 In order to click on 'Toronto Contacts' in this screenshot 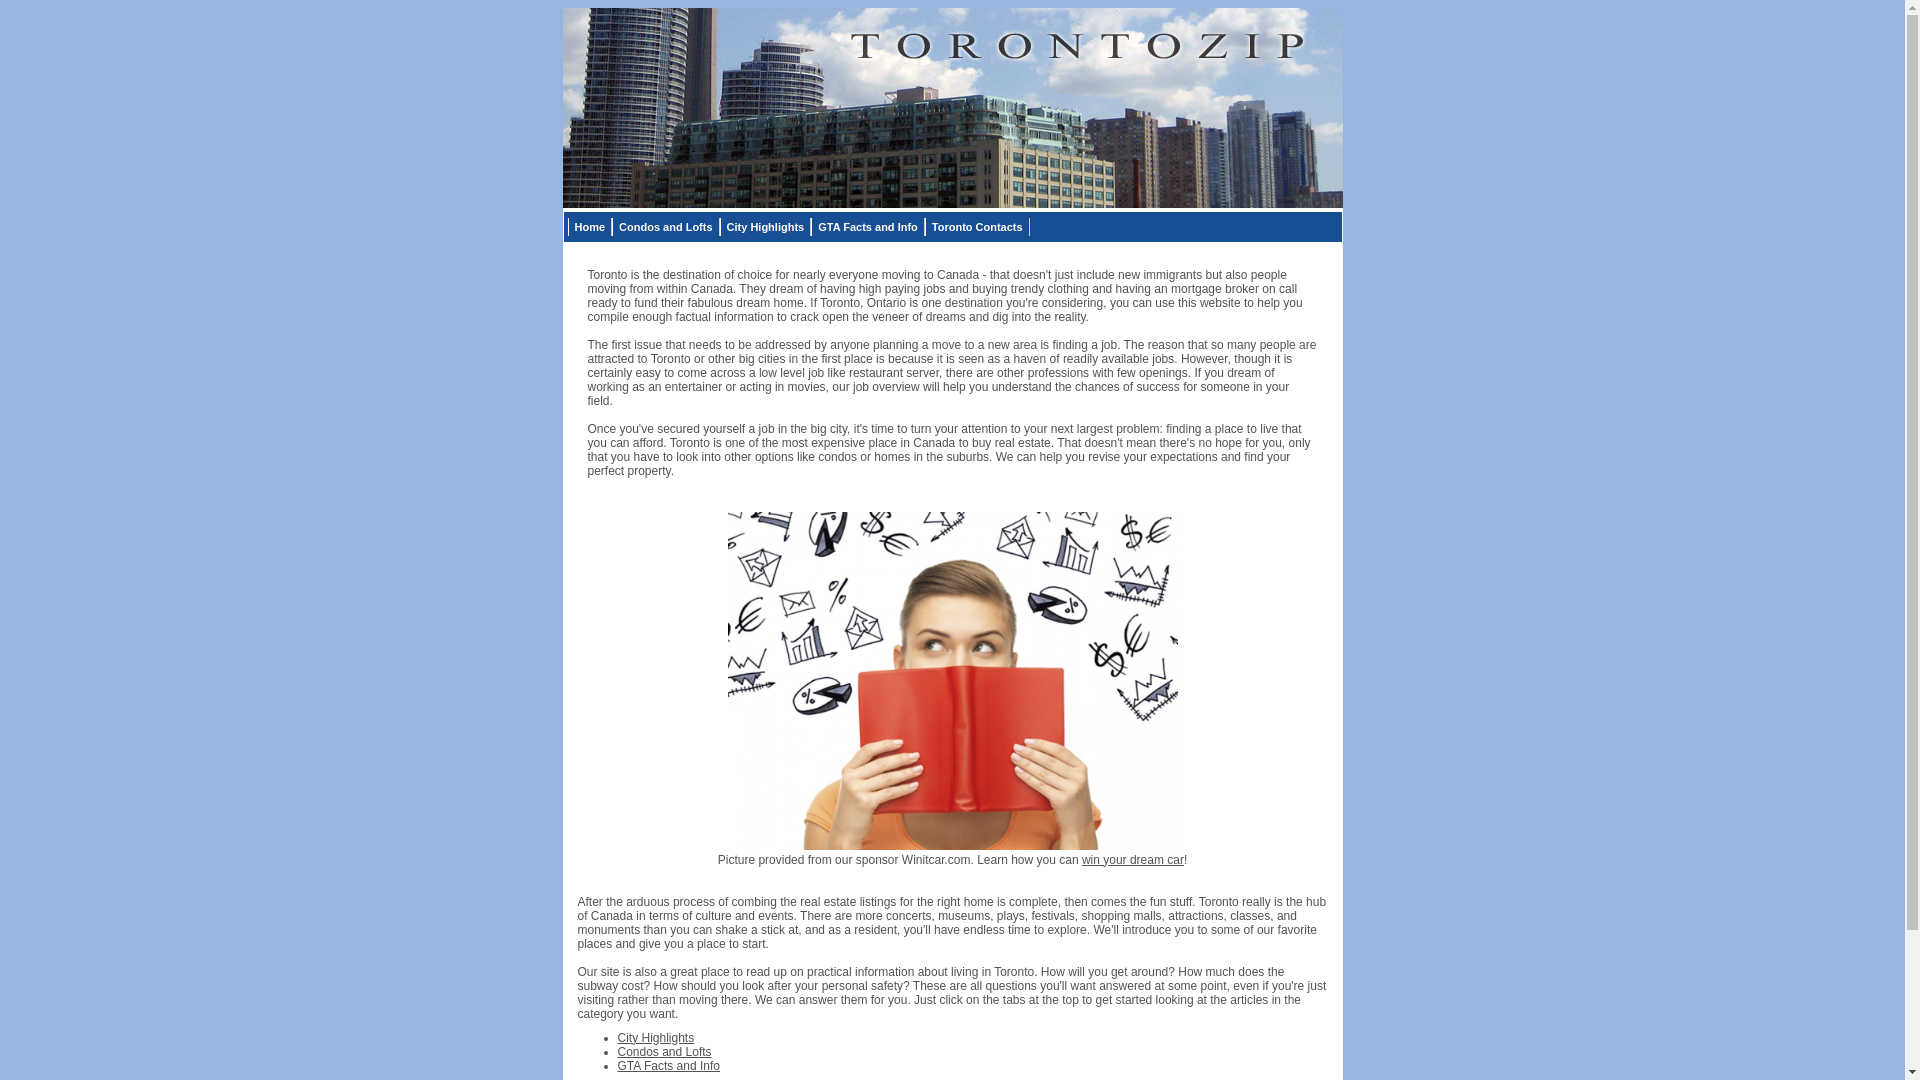, I will do `click(924, 226)`.